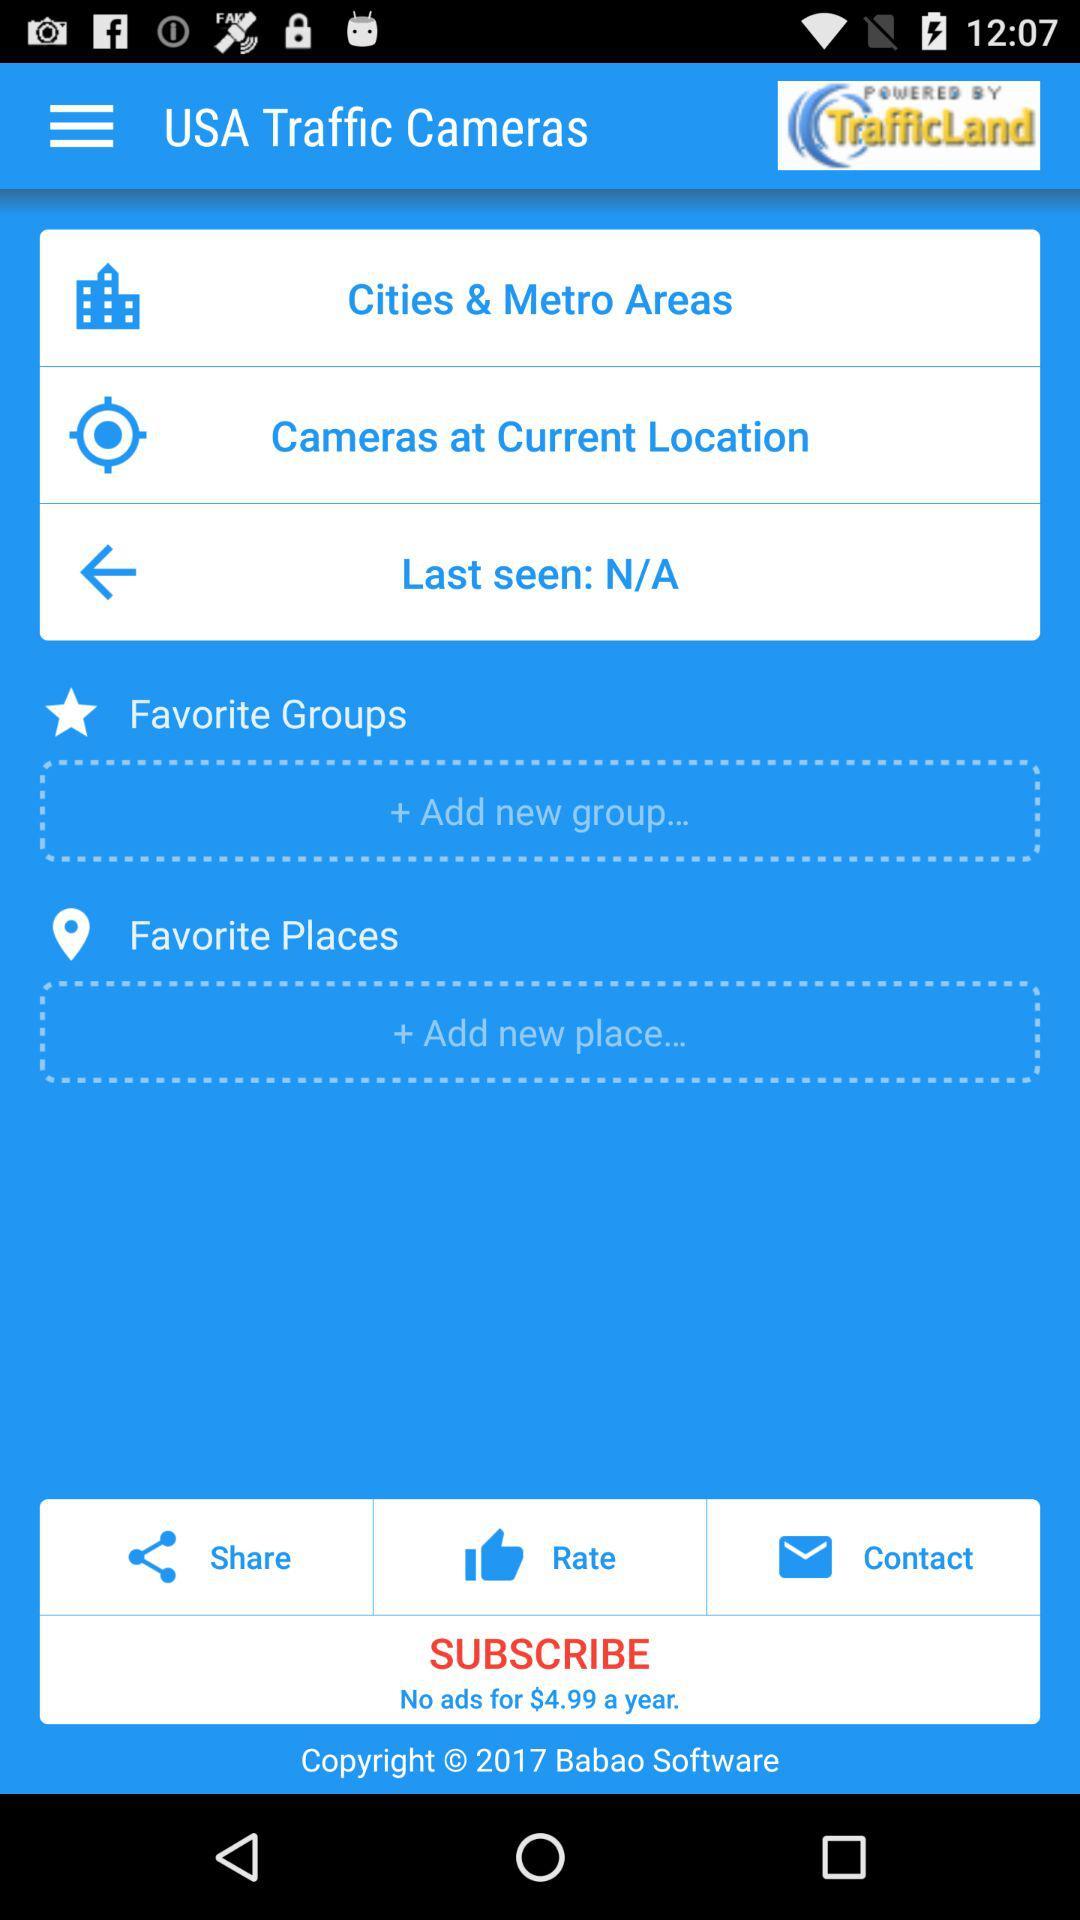 The height and width of the screenshot is (1920, 1080). I want to click on item next to the cameras at current item, so click(971, 434).